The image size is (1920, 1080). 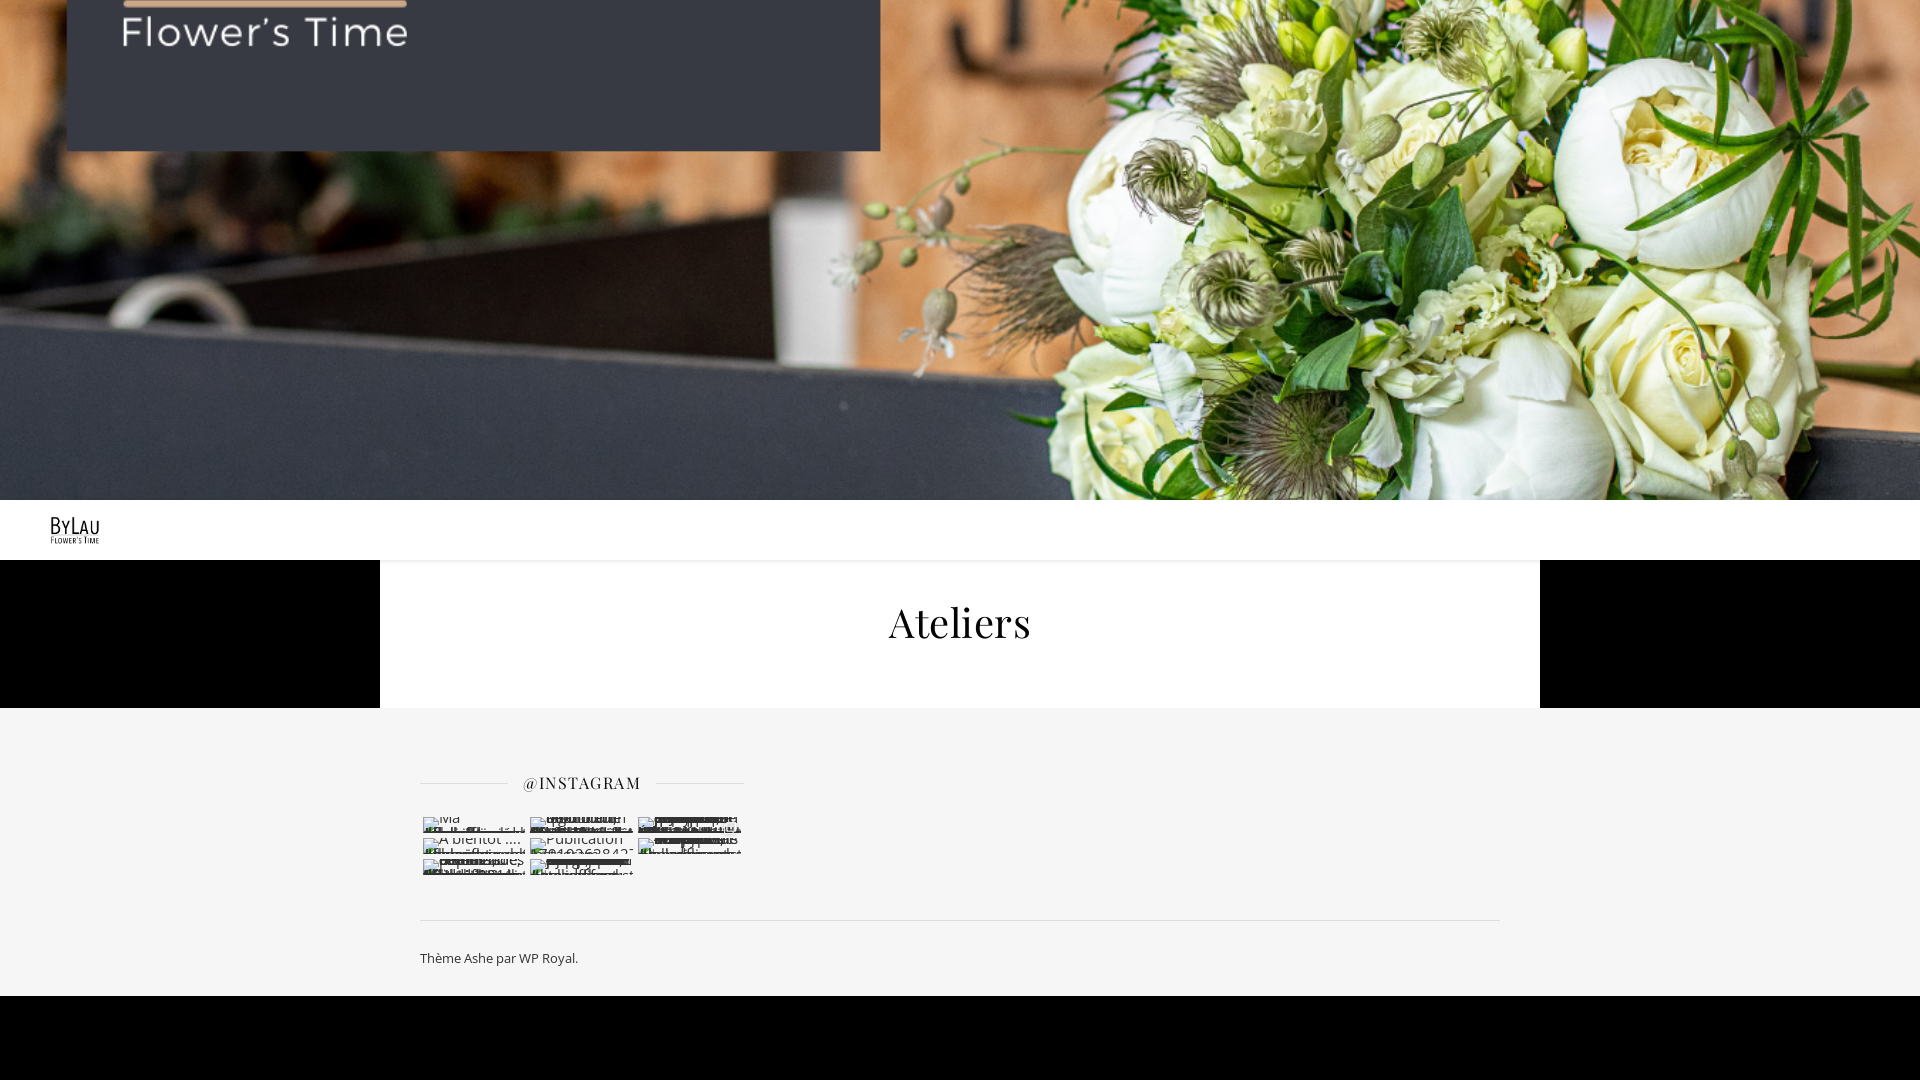 I want to click on 'WP Royal', so click(x=547, y=956).